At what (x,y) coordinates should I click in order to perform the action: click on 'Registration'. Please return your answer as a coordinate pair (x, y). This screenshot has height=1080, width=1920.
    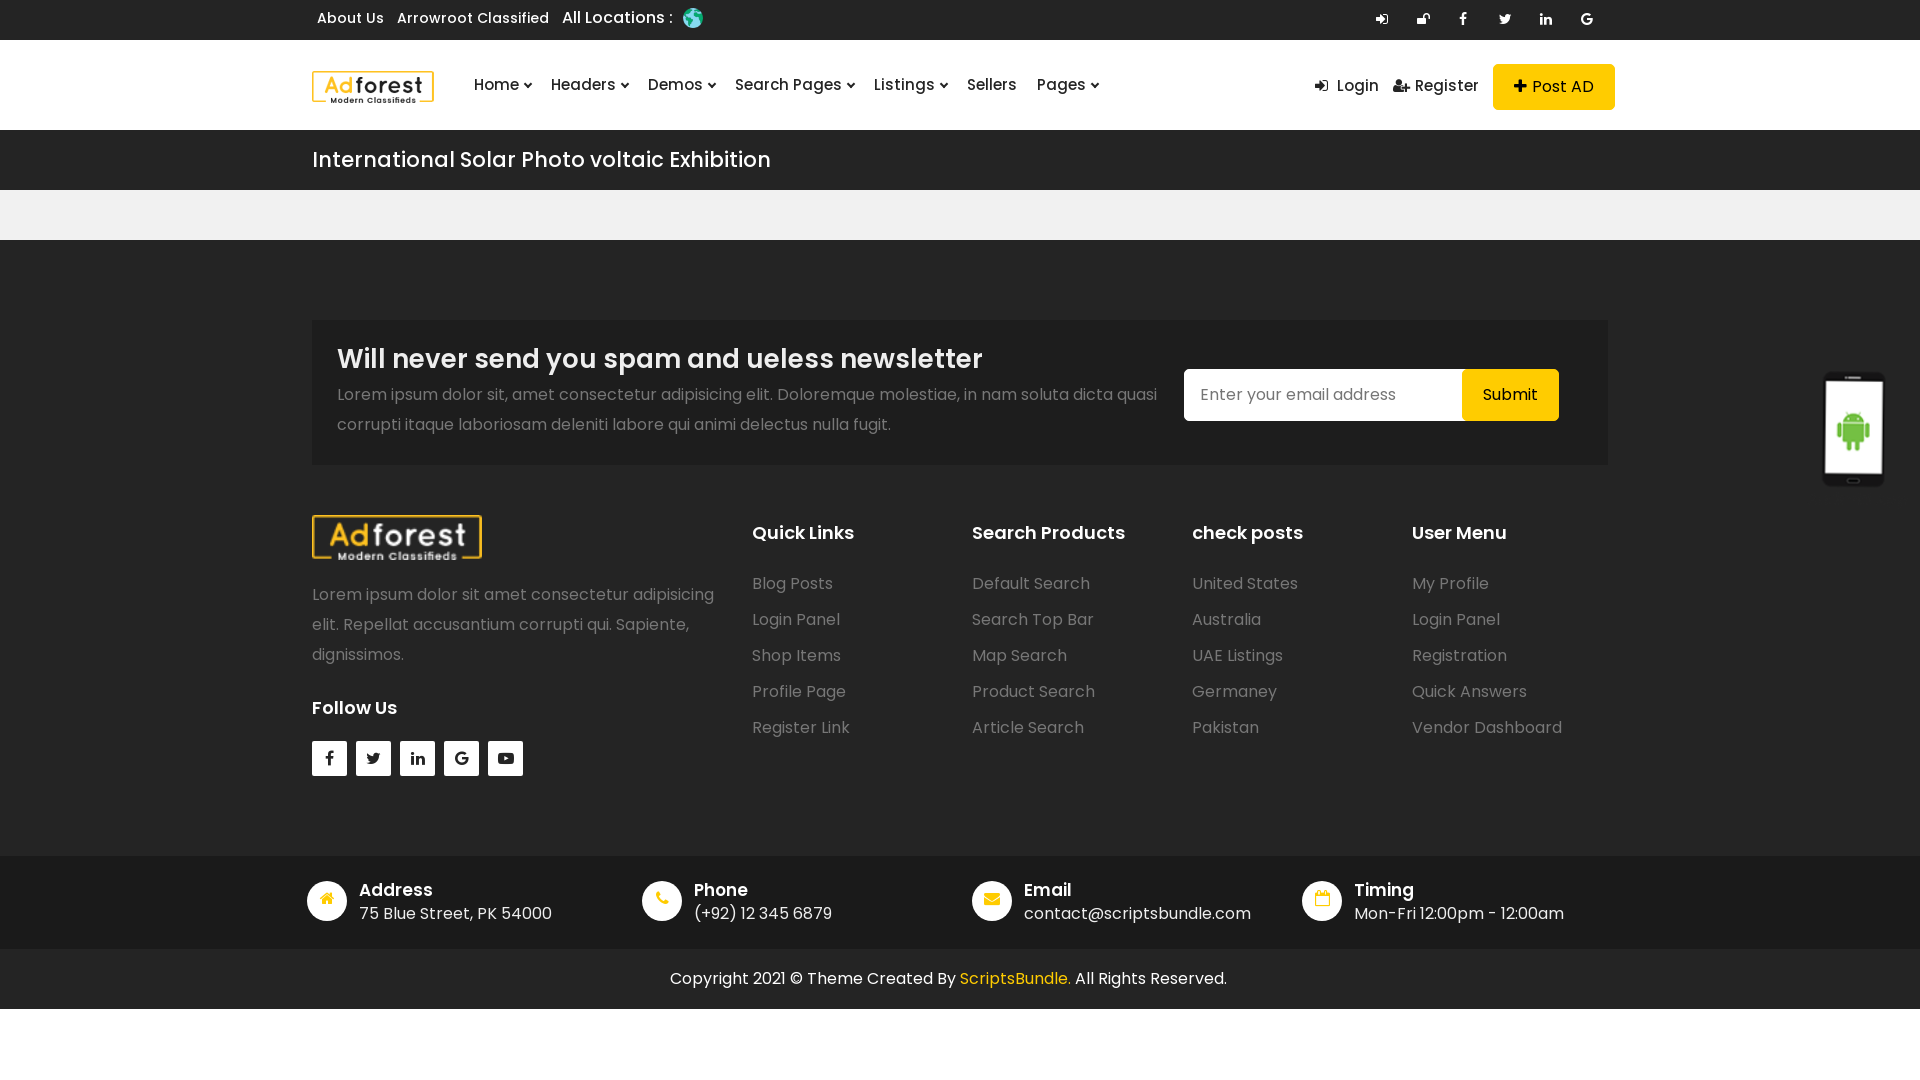
    Looking at the image, I should click on (1459, 655).